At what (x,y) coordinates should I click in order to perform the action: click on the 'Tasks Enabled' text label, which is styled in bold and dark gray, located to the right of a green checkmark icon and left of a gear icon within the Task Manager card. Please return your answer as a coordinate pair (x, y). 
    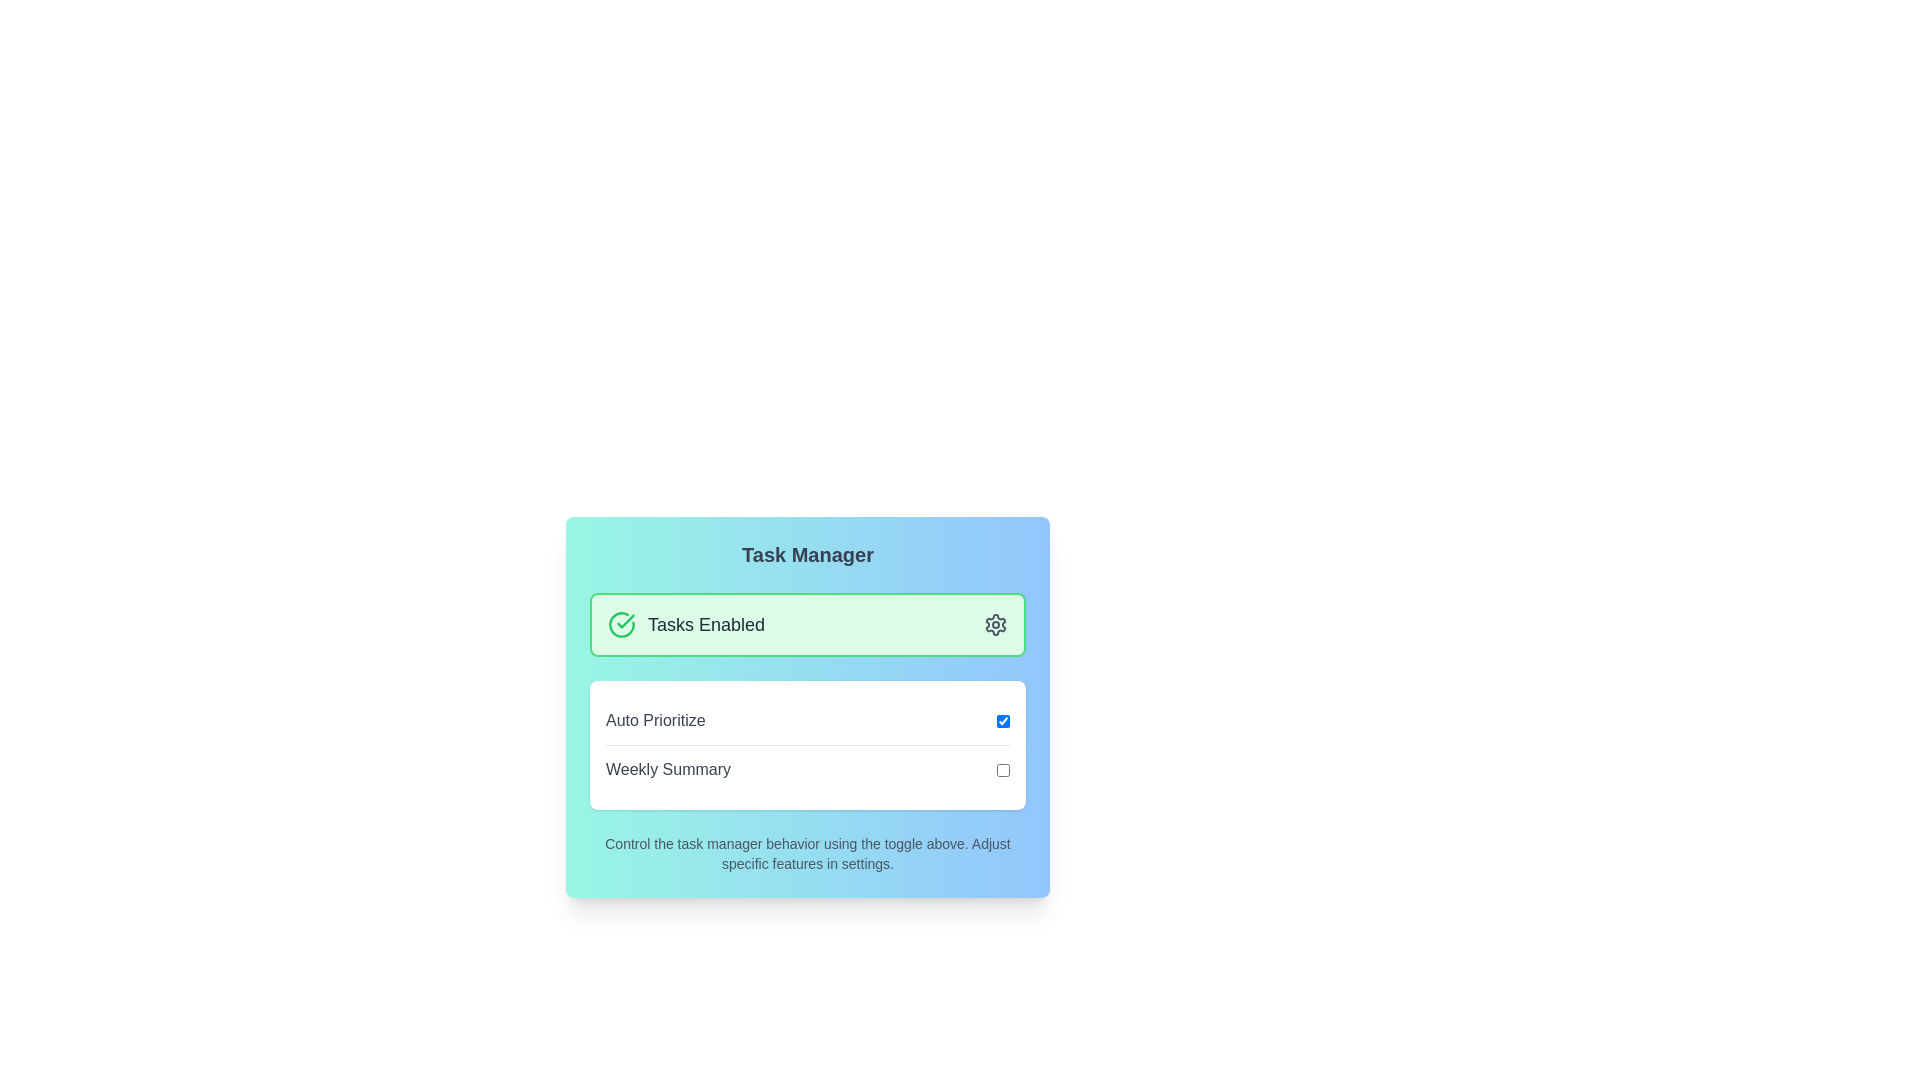
    Looking at the image, I should click on (706, 623).